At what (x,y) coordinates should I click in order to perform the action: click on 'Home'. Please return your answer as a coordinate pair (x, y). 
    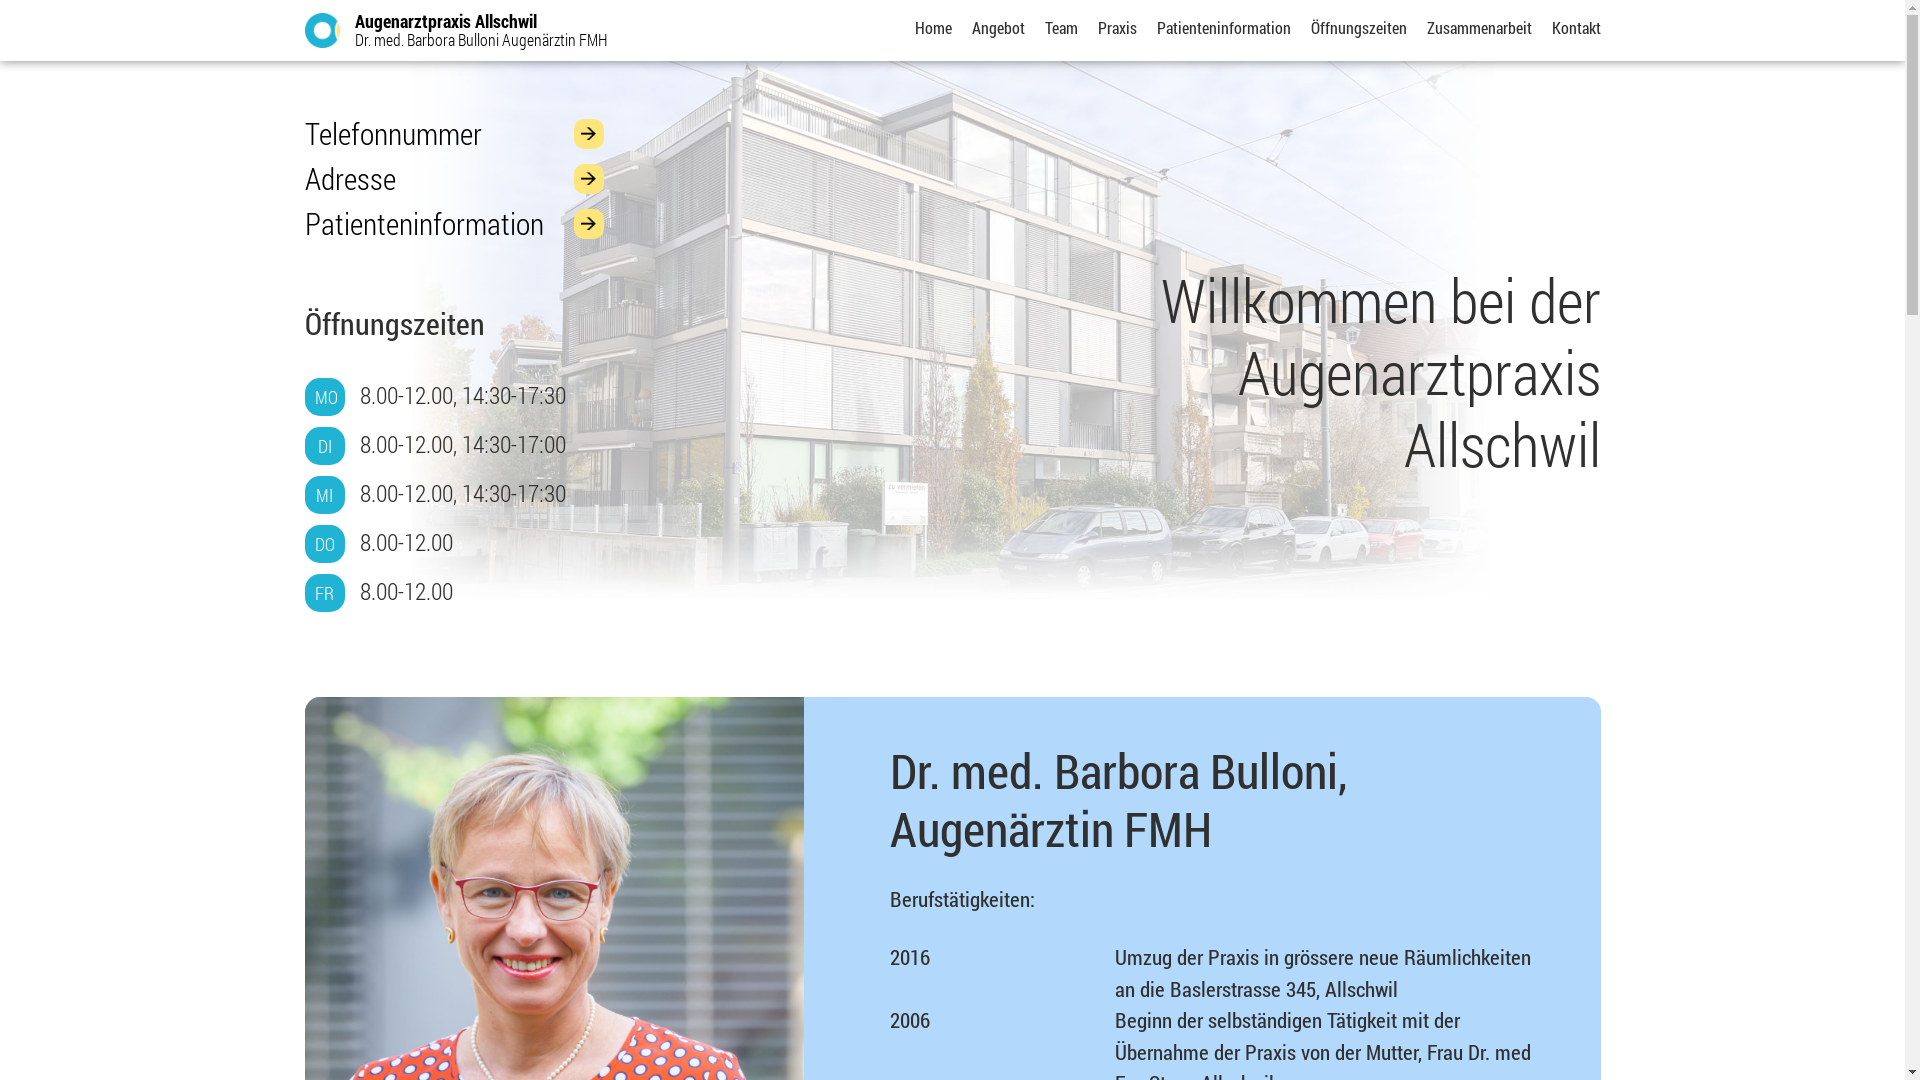
    Looking at the image, I should click on (931, 27).